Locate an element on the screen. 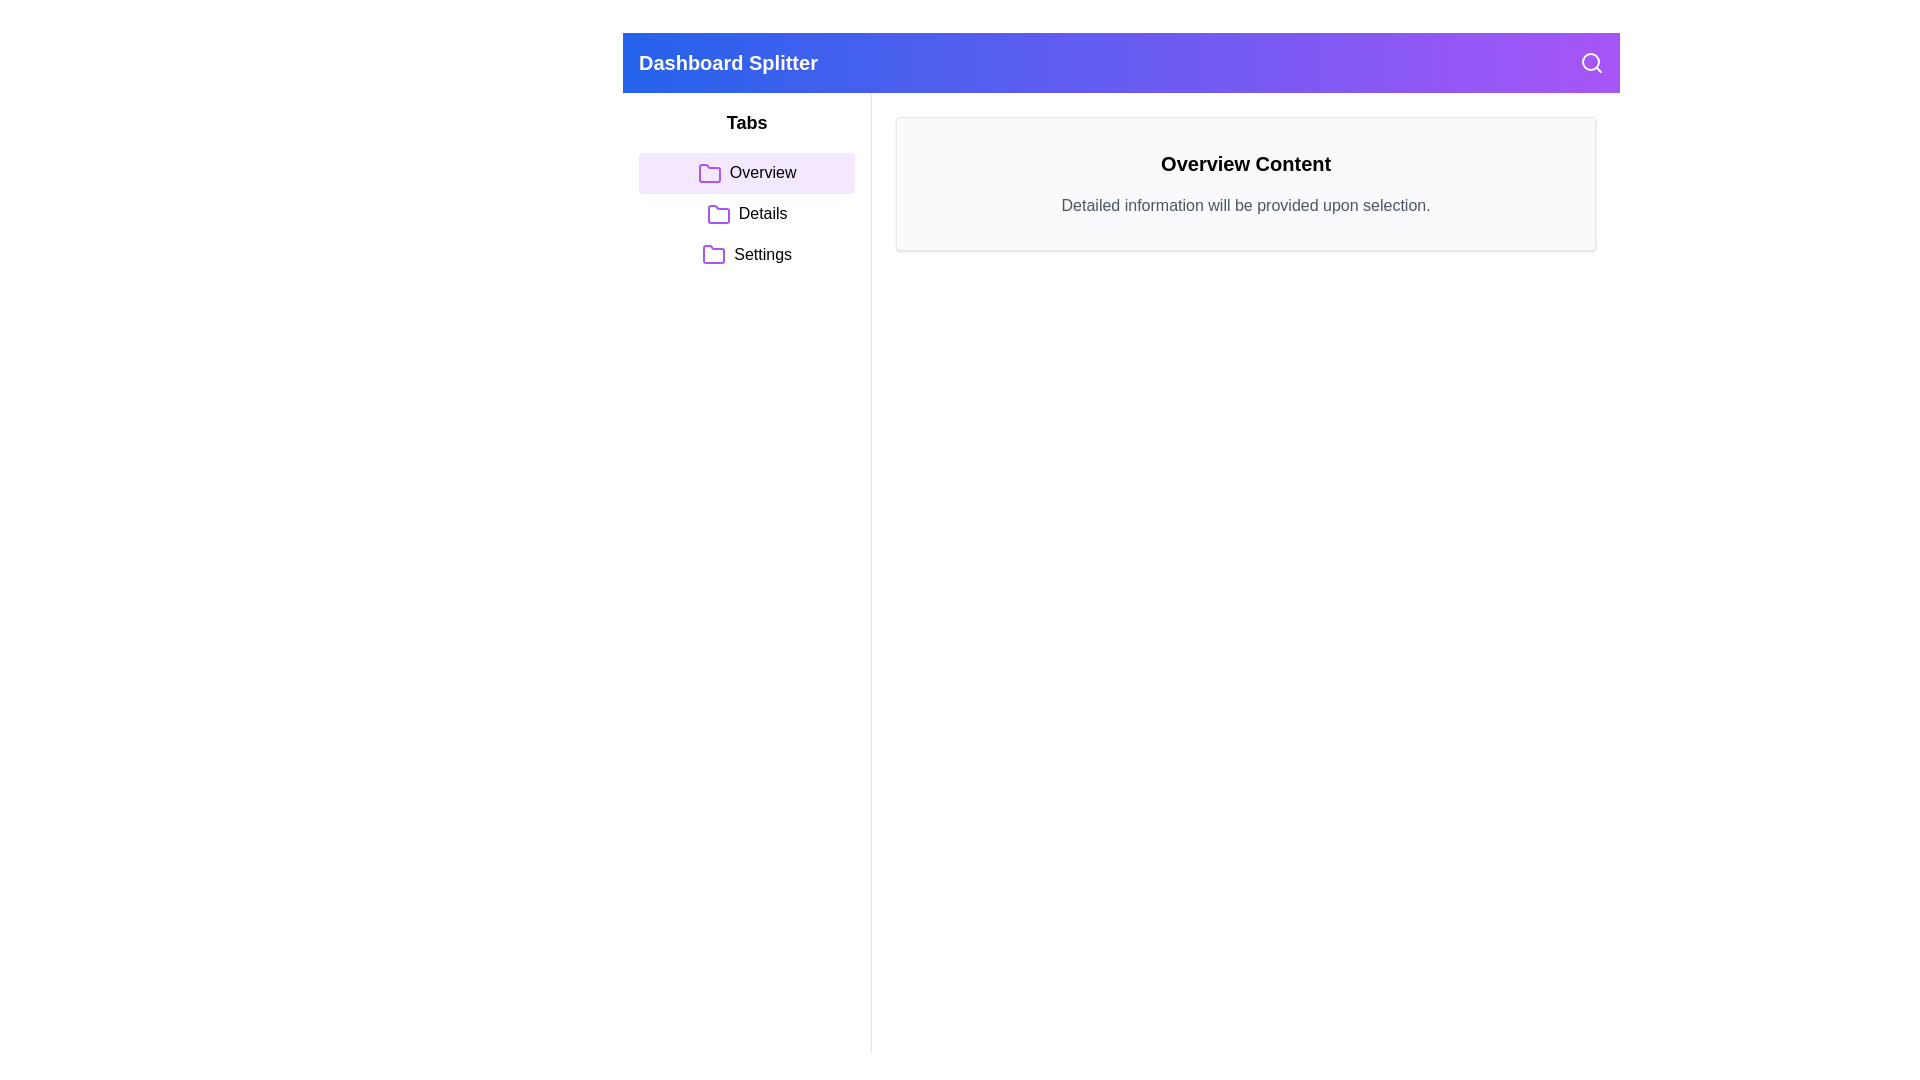 This screenshot has width=1920, height=1080. the purple folder icon in the sidebar menu labeled 'Settings' is located at coordinates (714, 254).